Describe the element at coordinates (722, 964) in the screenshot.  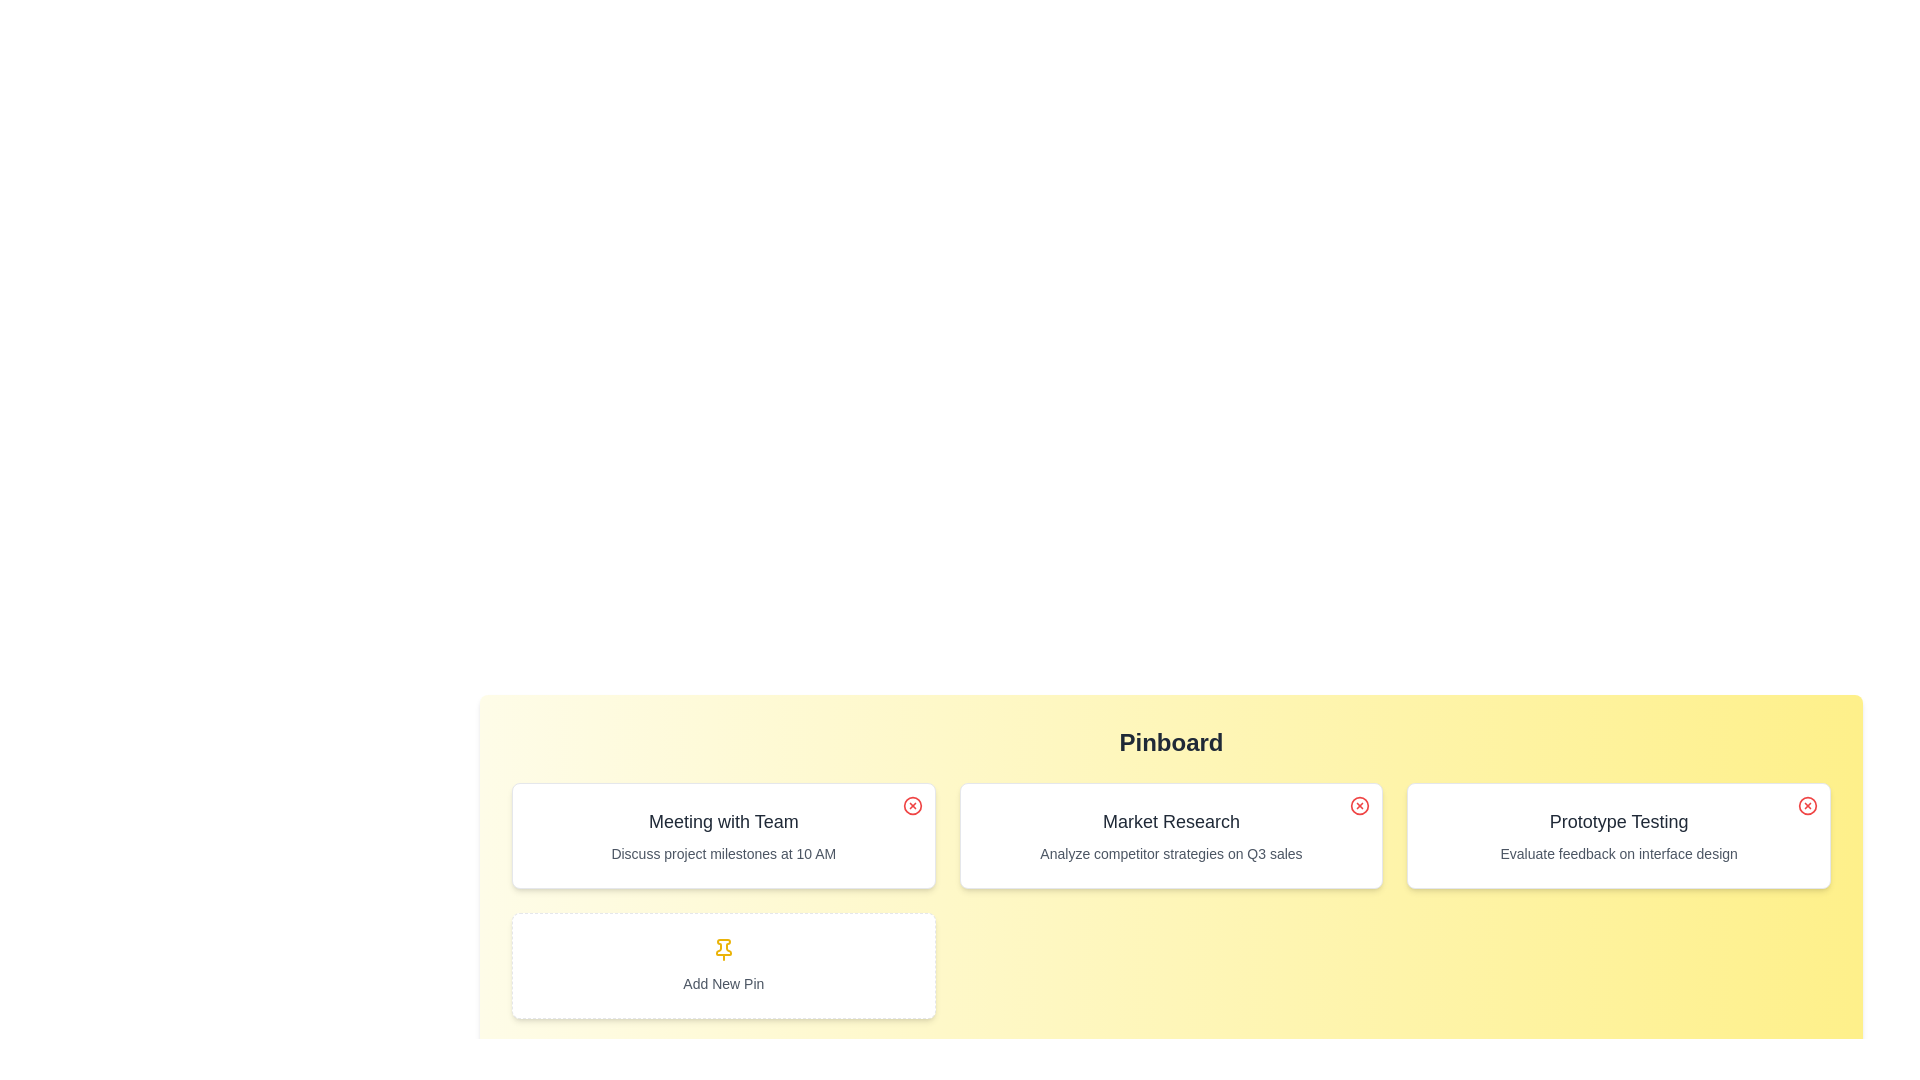
I see `'Add New Pin' button to add a new pin` at that location.